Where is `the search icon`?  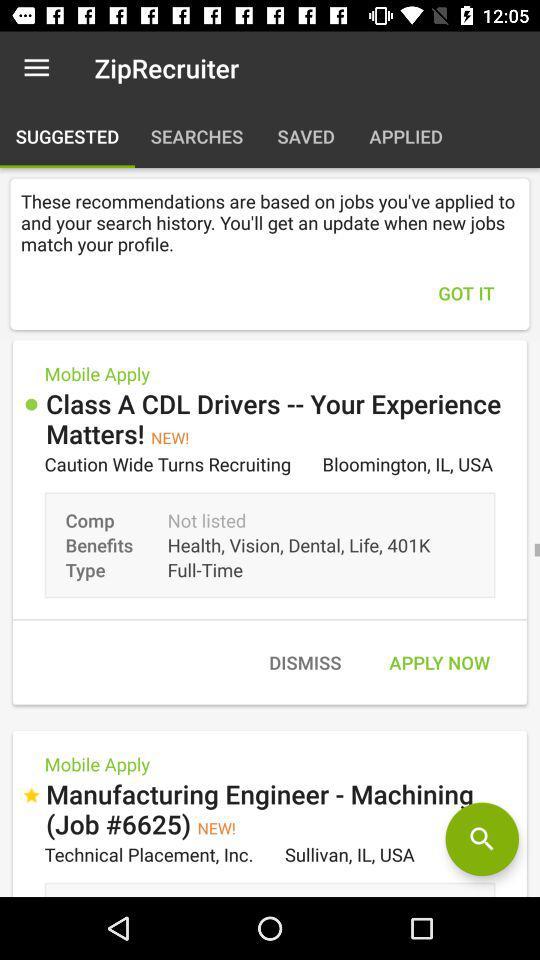
the search icon is located at coordinates (481, 839).